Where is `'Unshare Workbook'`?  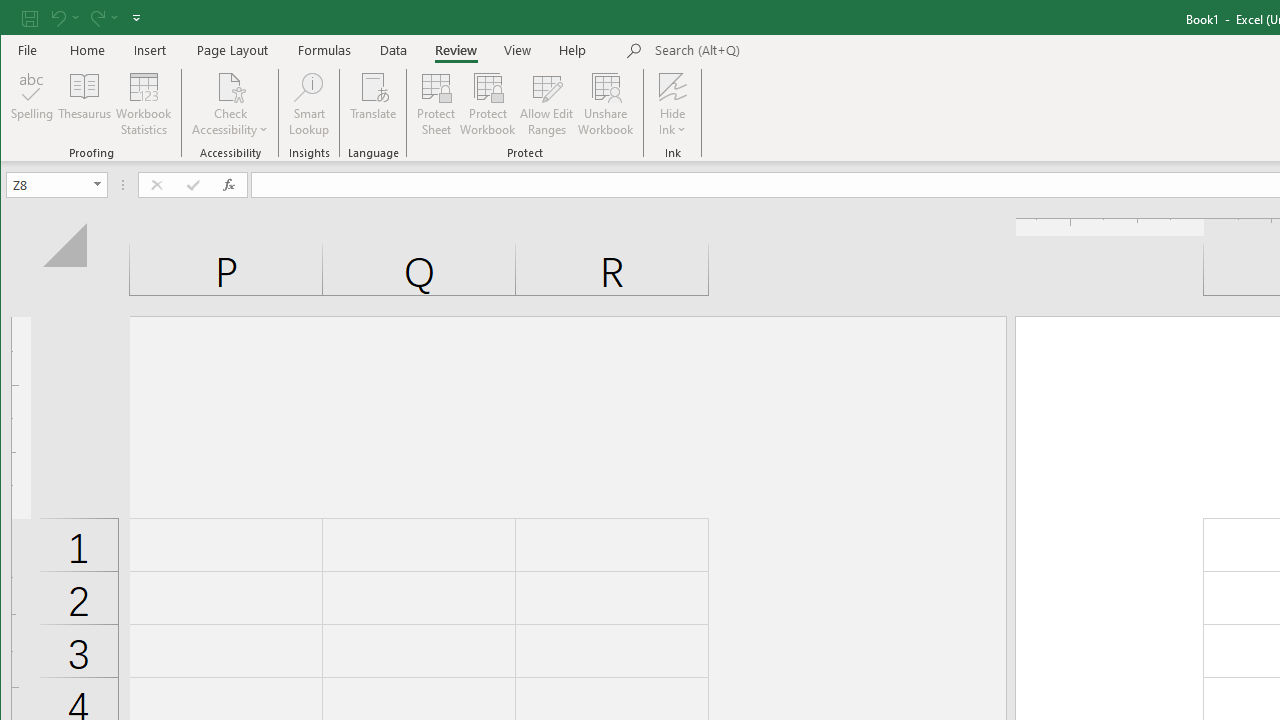
'Unshare Workbook' is located at coordinates (605, 104).